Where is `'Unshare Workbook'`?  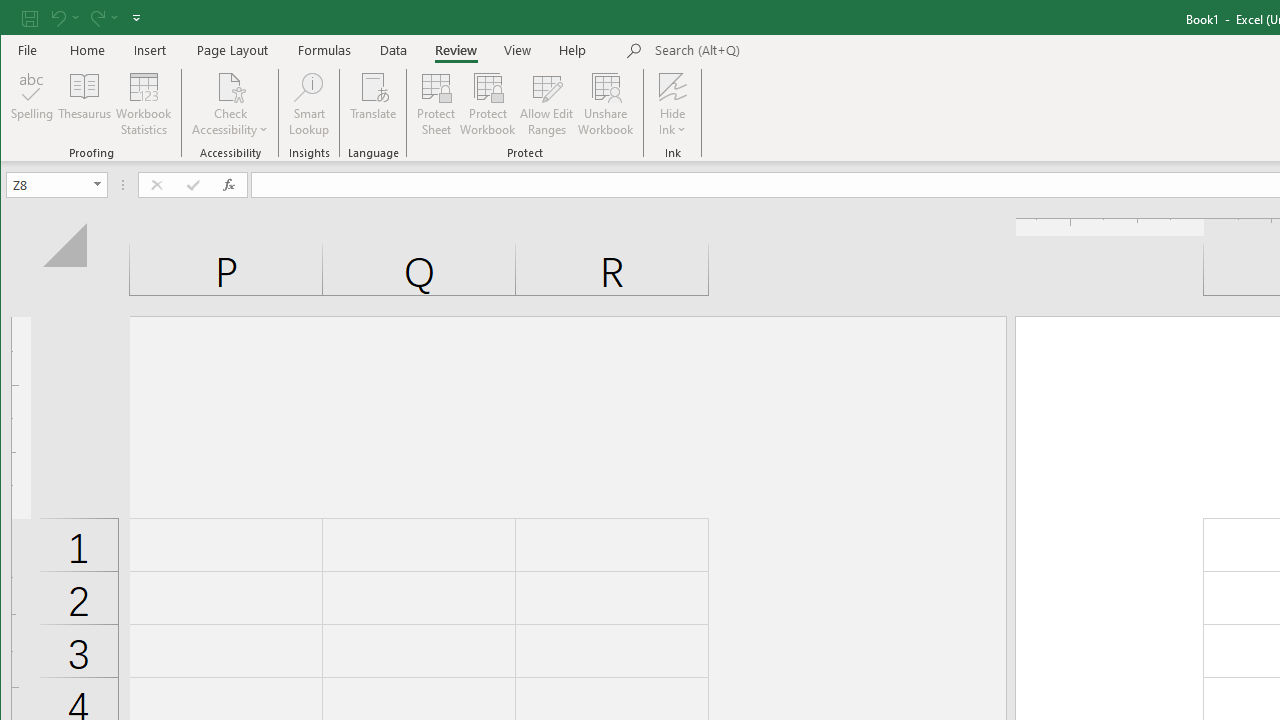
'Unshare Workbook' is located at coordinates (605, 104).